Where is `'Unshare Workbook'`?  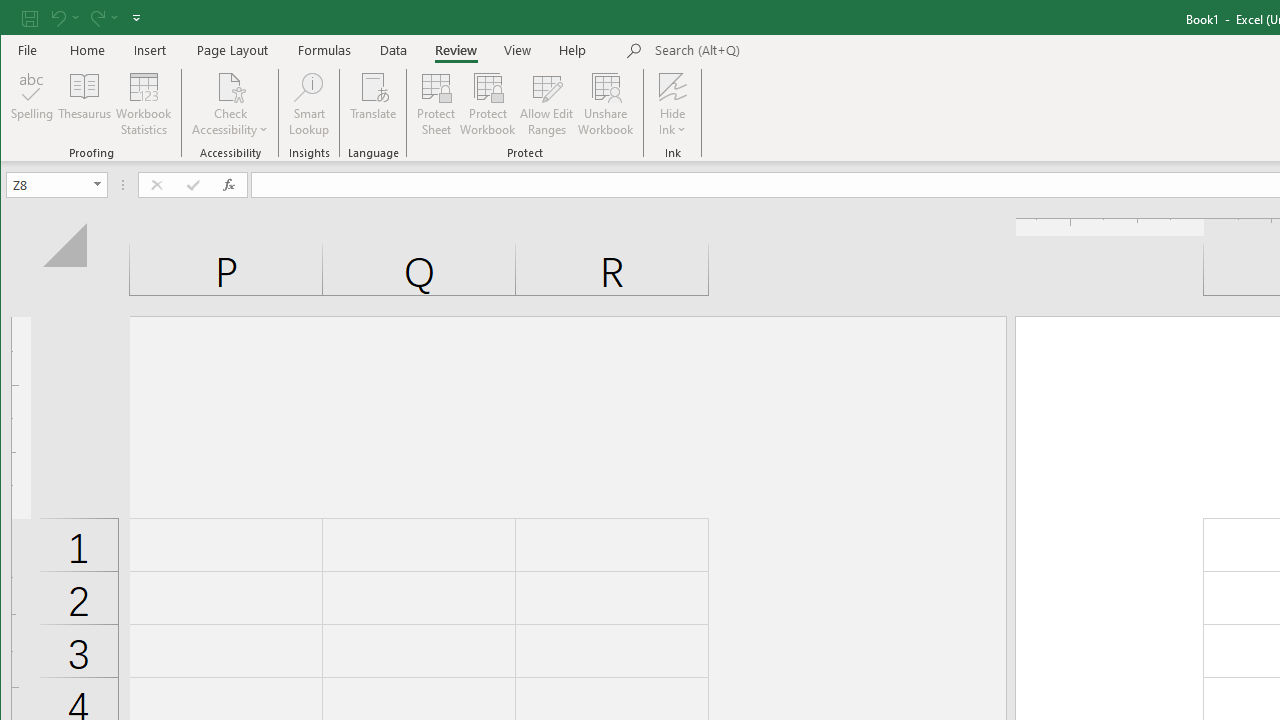
'Unshare Workbook' is located at coordinates (605, 104).